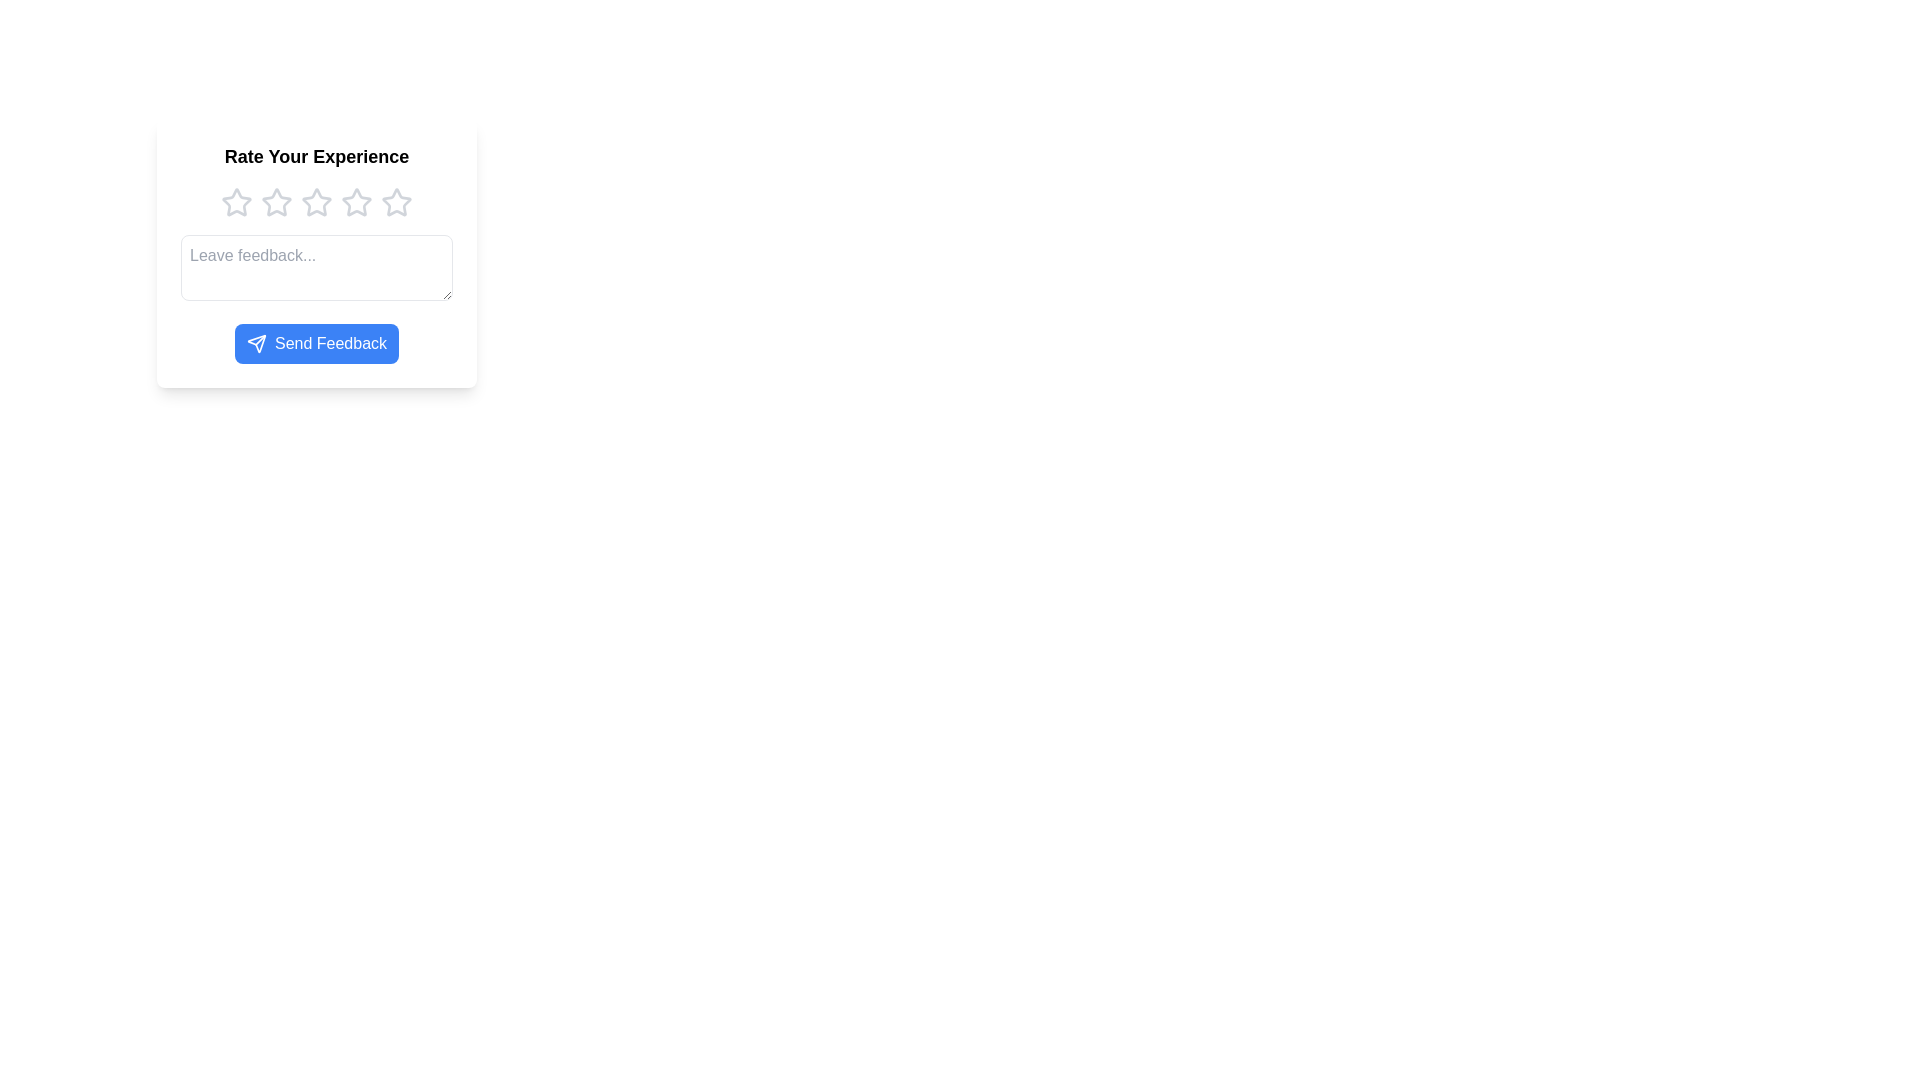 The height and width of the screenshot is (1080, 1920). Describe the element at coordinates (236, 202) in the screenshot. I see `the first star icon in the row of five stars used for rating, located beneath the 'Rate Your Experience' header` at that location.